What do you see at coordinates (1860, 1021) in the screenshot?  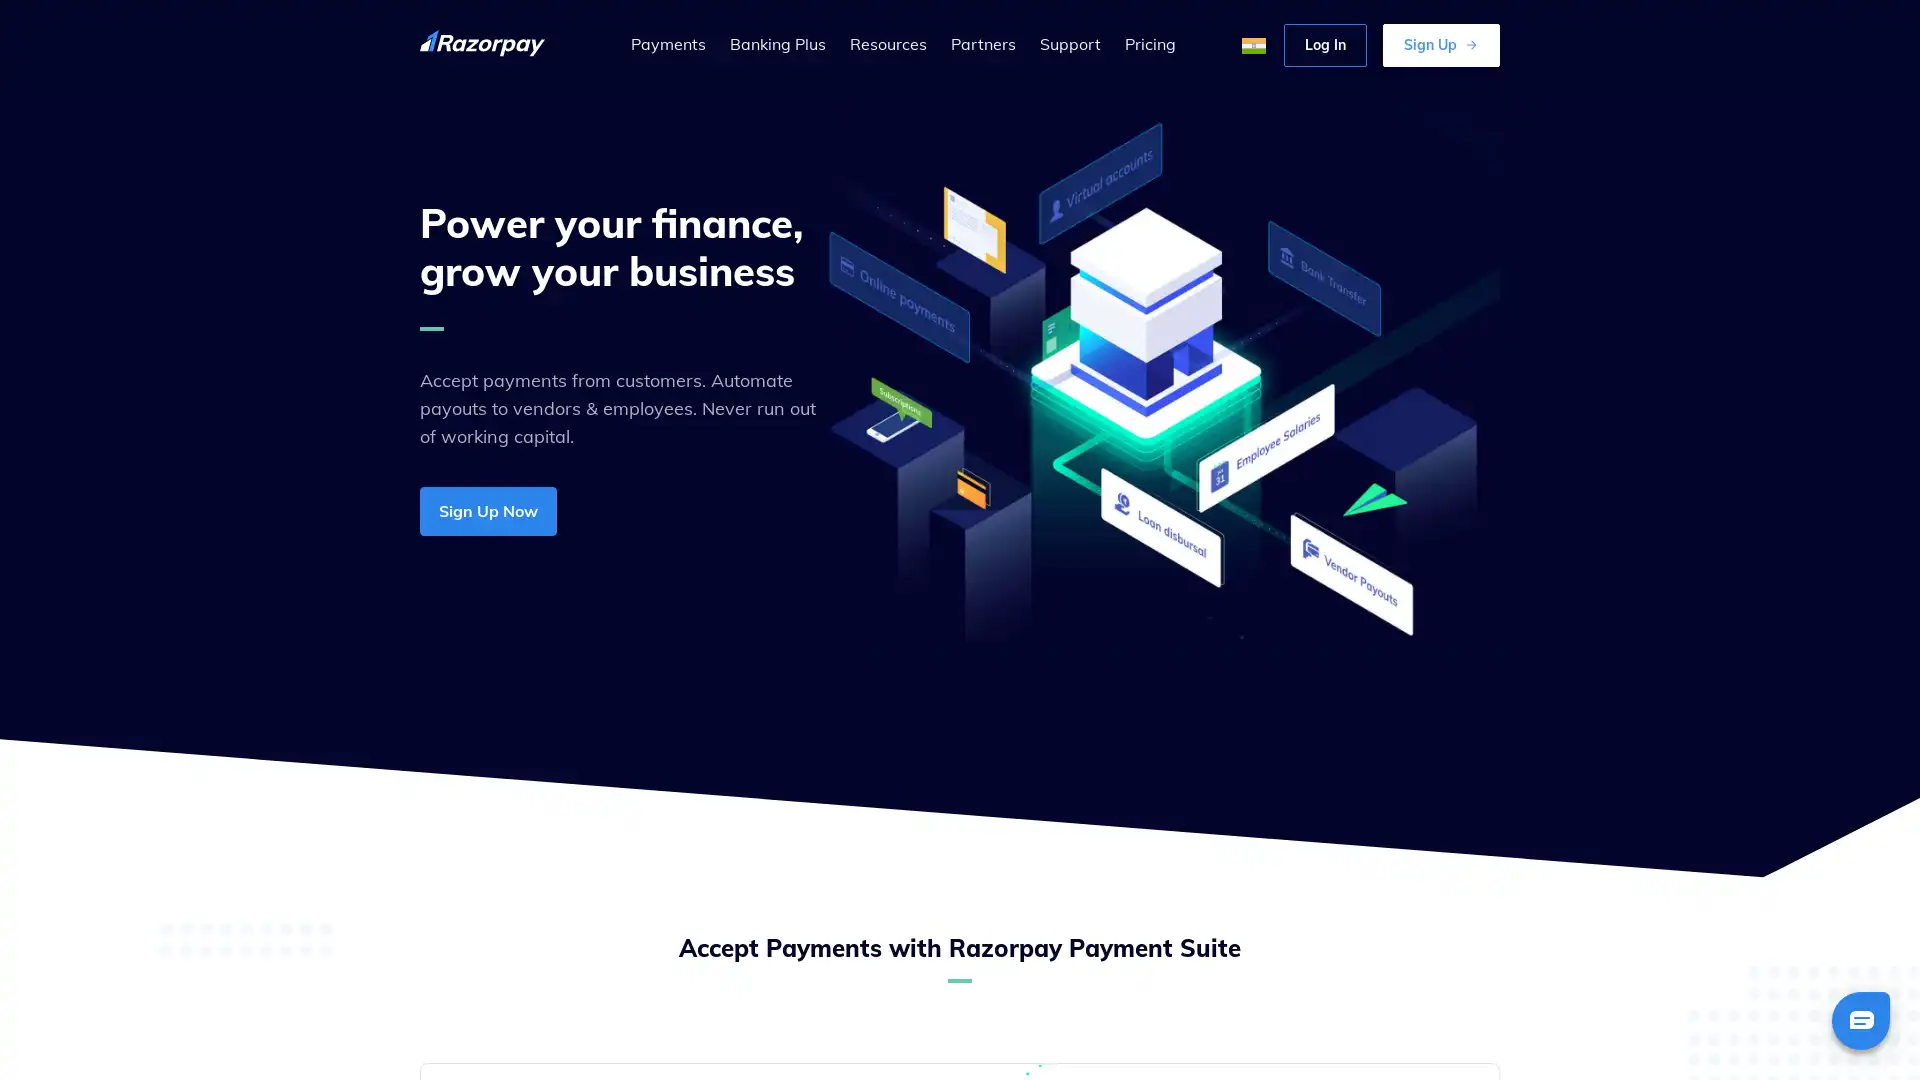 I see `Chat bubble` at bounding box center [1860, 1021].